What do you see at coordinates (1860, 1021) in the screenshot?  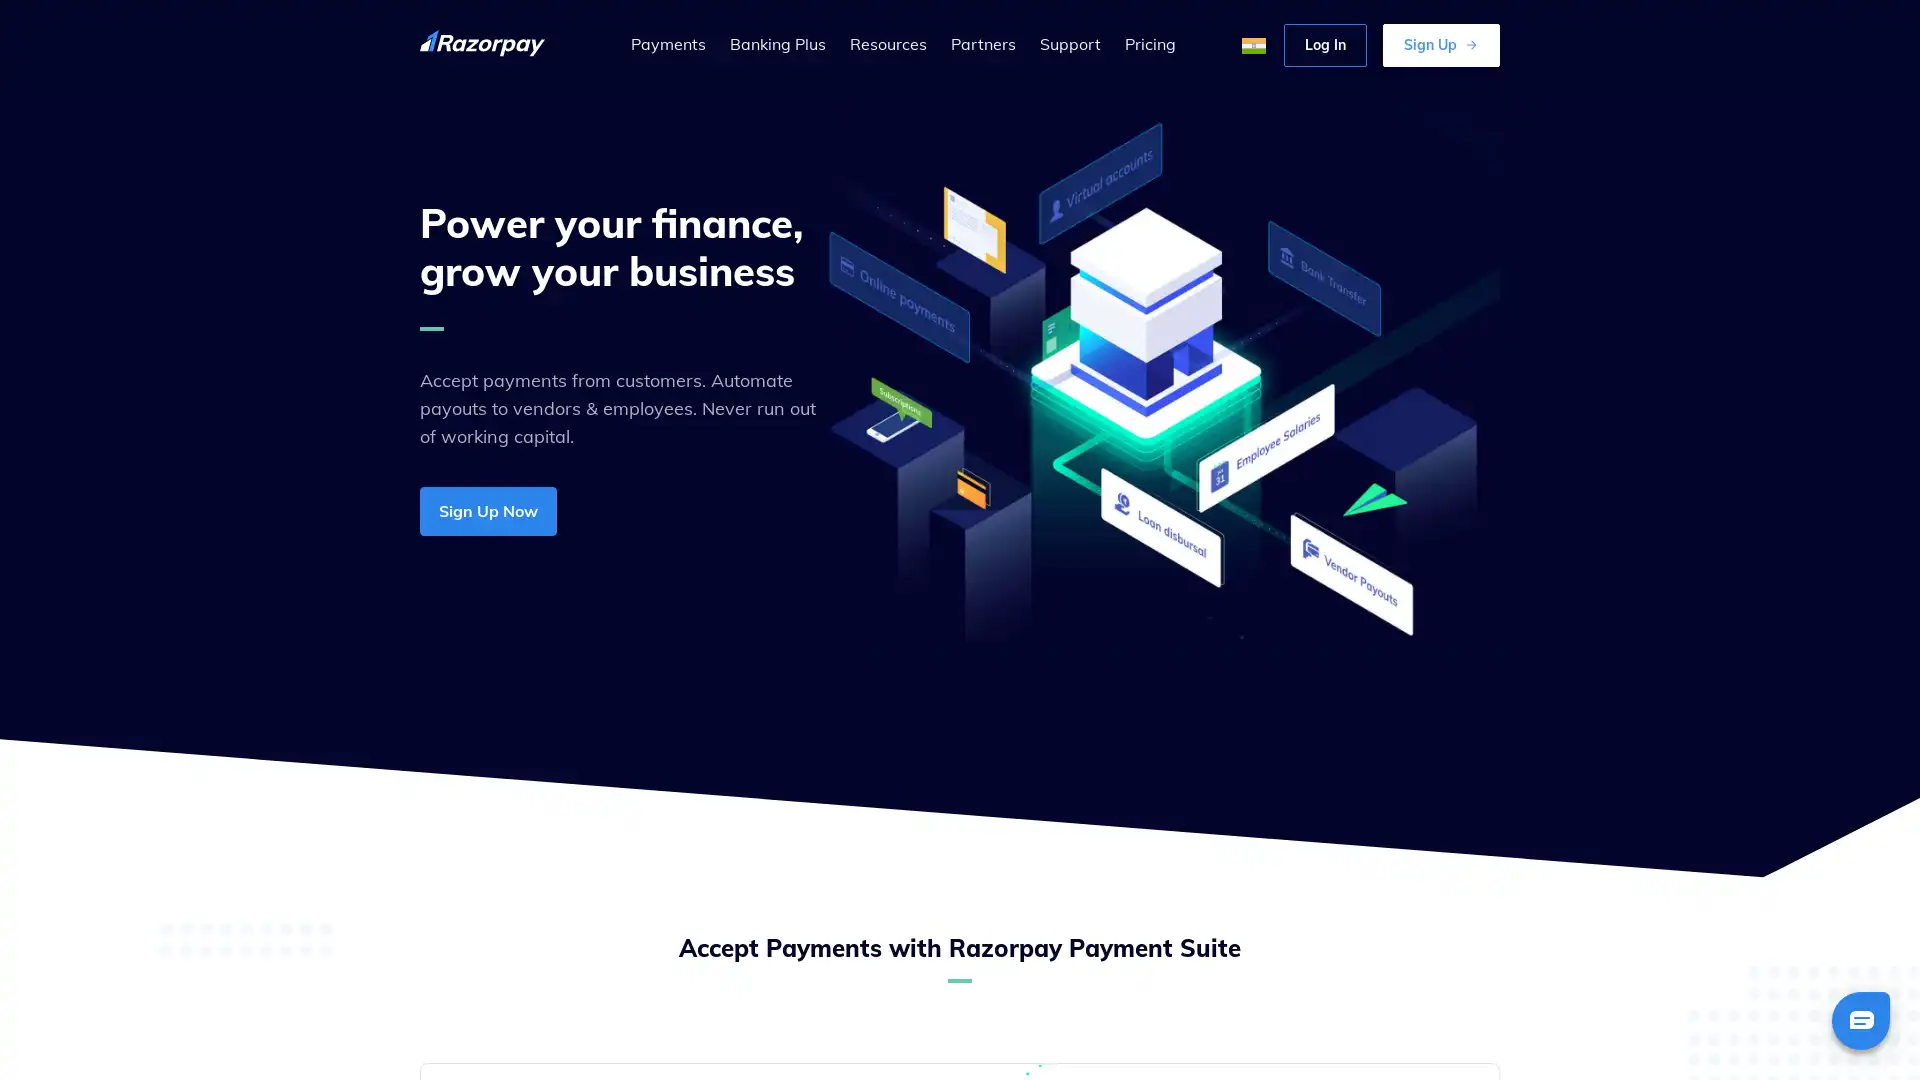 I see `Chat bubble` at bounding box center [1860, 1021].